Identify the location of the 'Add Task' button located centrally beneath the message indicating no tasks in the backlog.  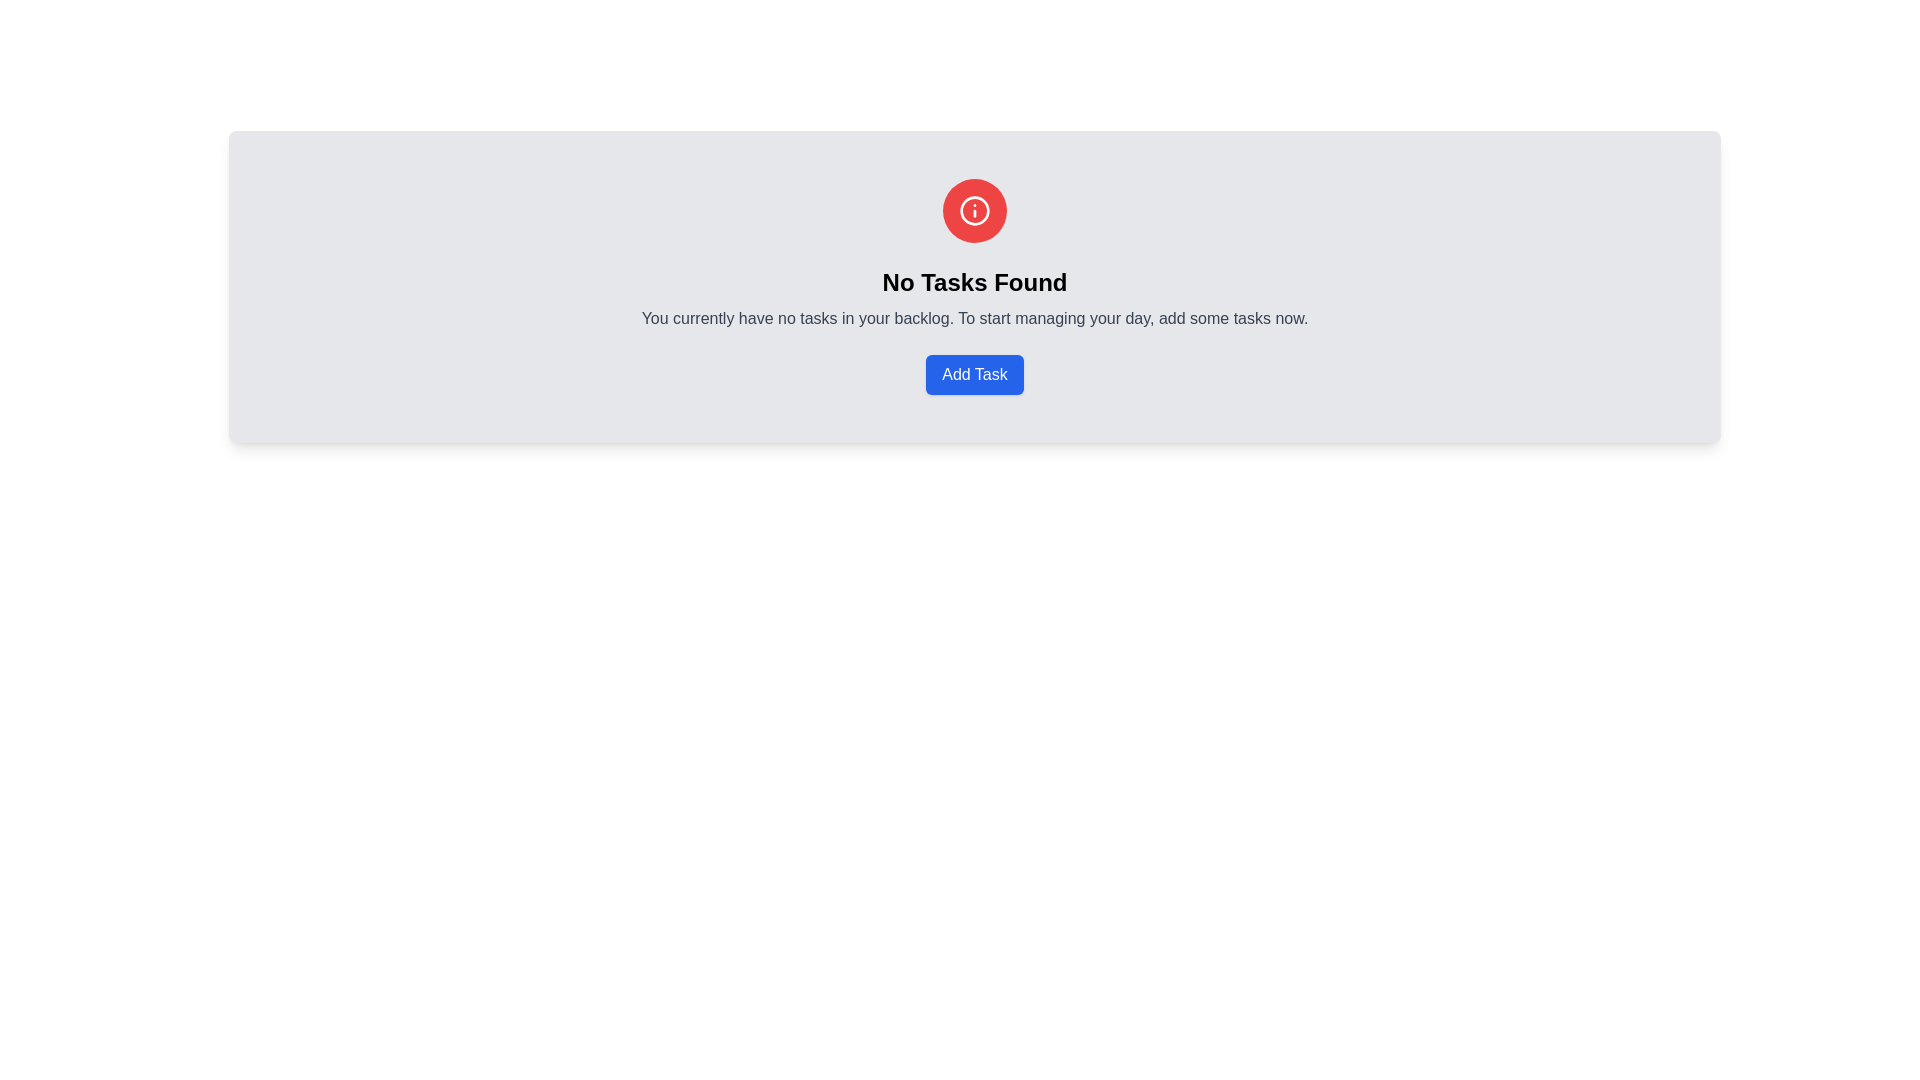
(974, 374).